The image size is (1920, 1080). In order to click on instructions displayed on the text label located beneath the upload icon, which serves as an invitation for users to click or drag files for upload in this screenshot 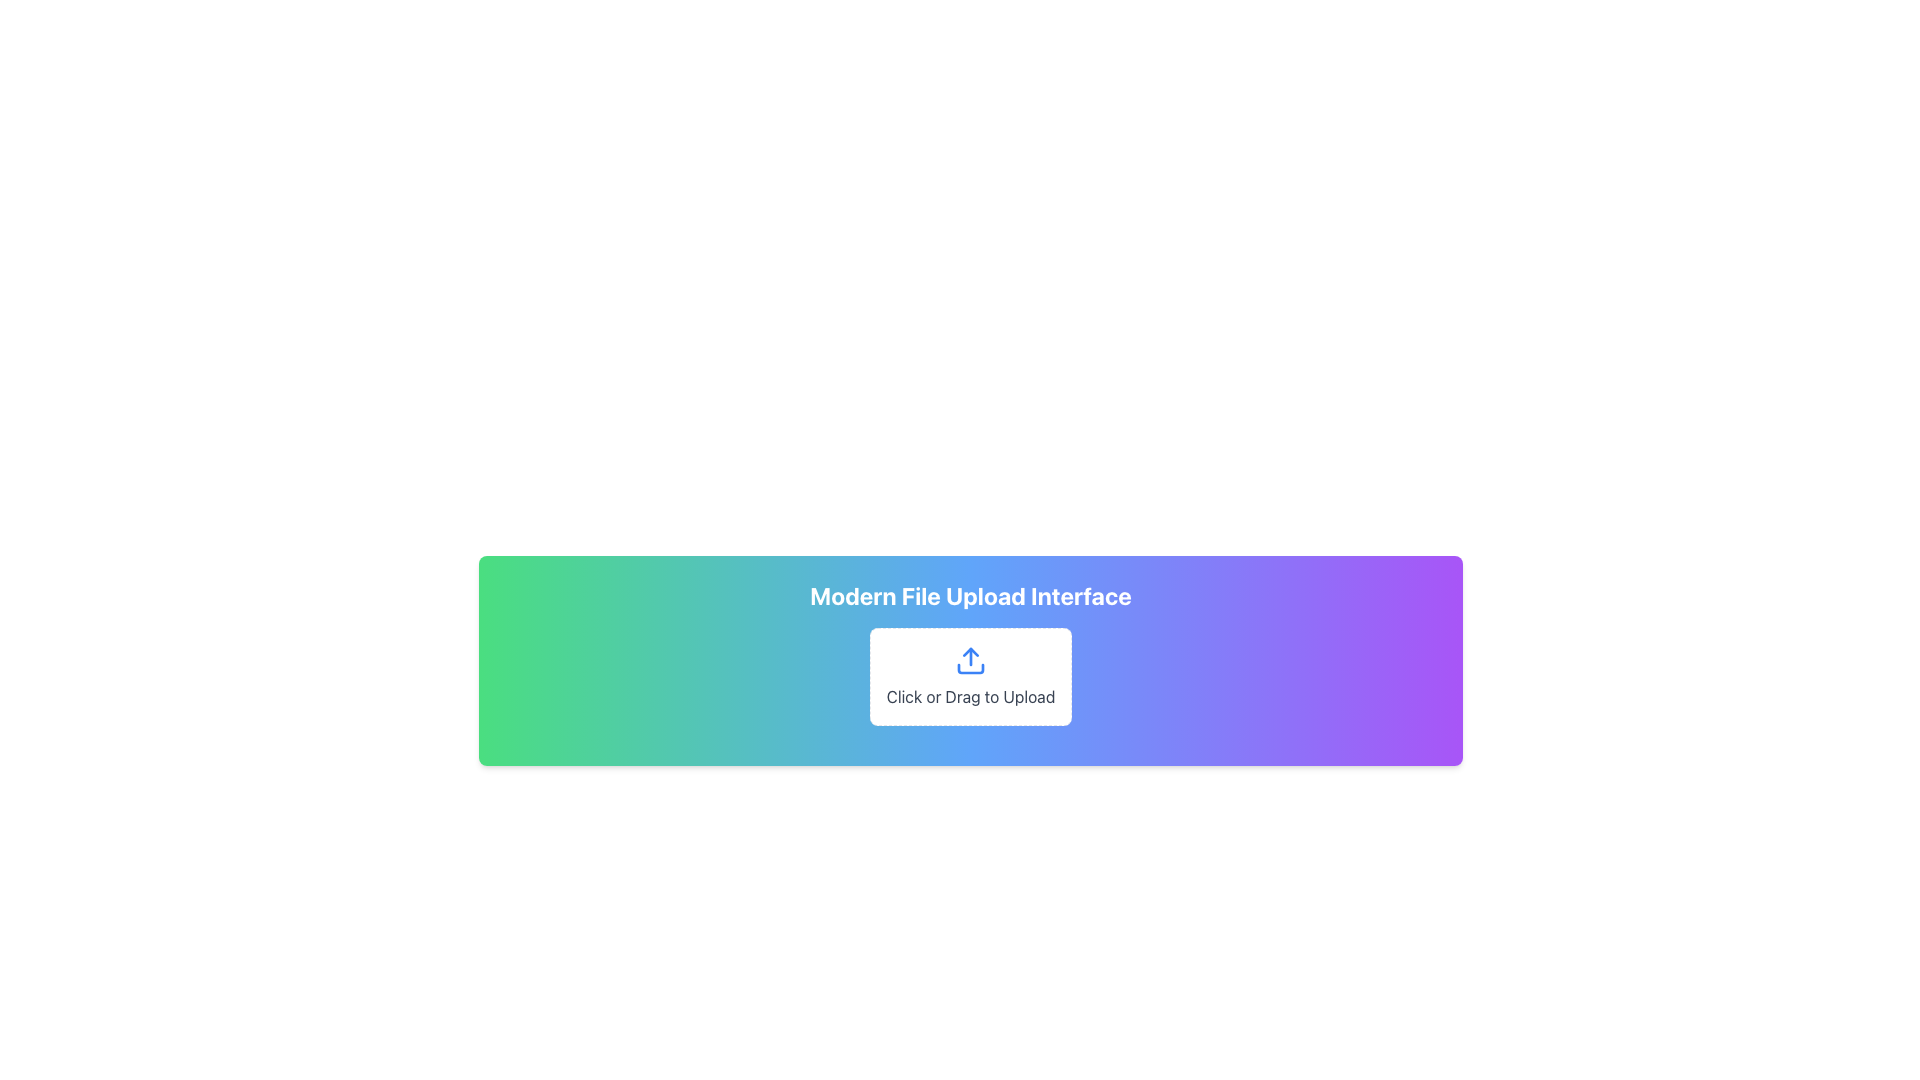, I will do `click(970, 696)`.